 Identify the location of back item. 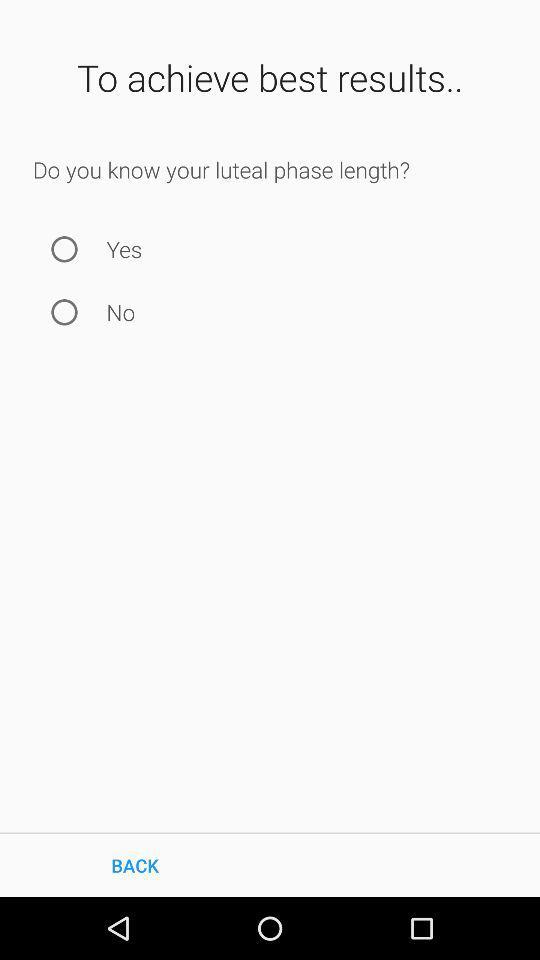
(135, 864).